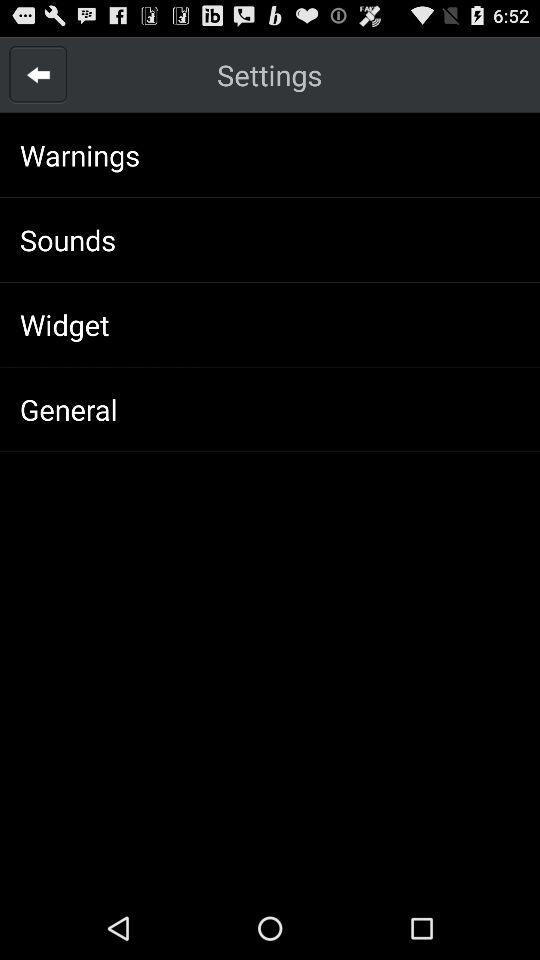 This screenshot has height=960, width=540. I want to click on general app, so click(67, 408).